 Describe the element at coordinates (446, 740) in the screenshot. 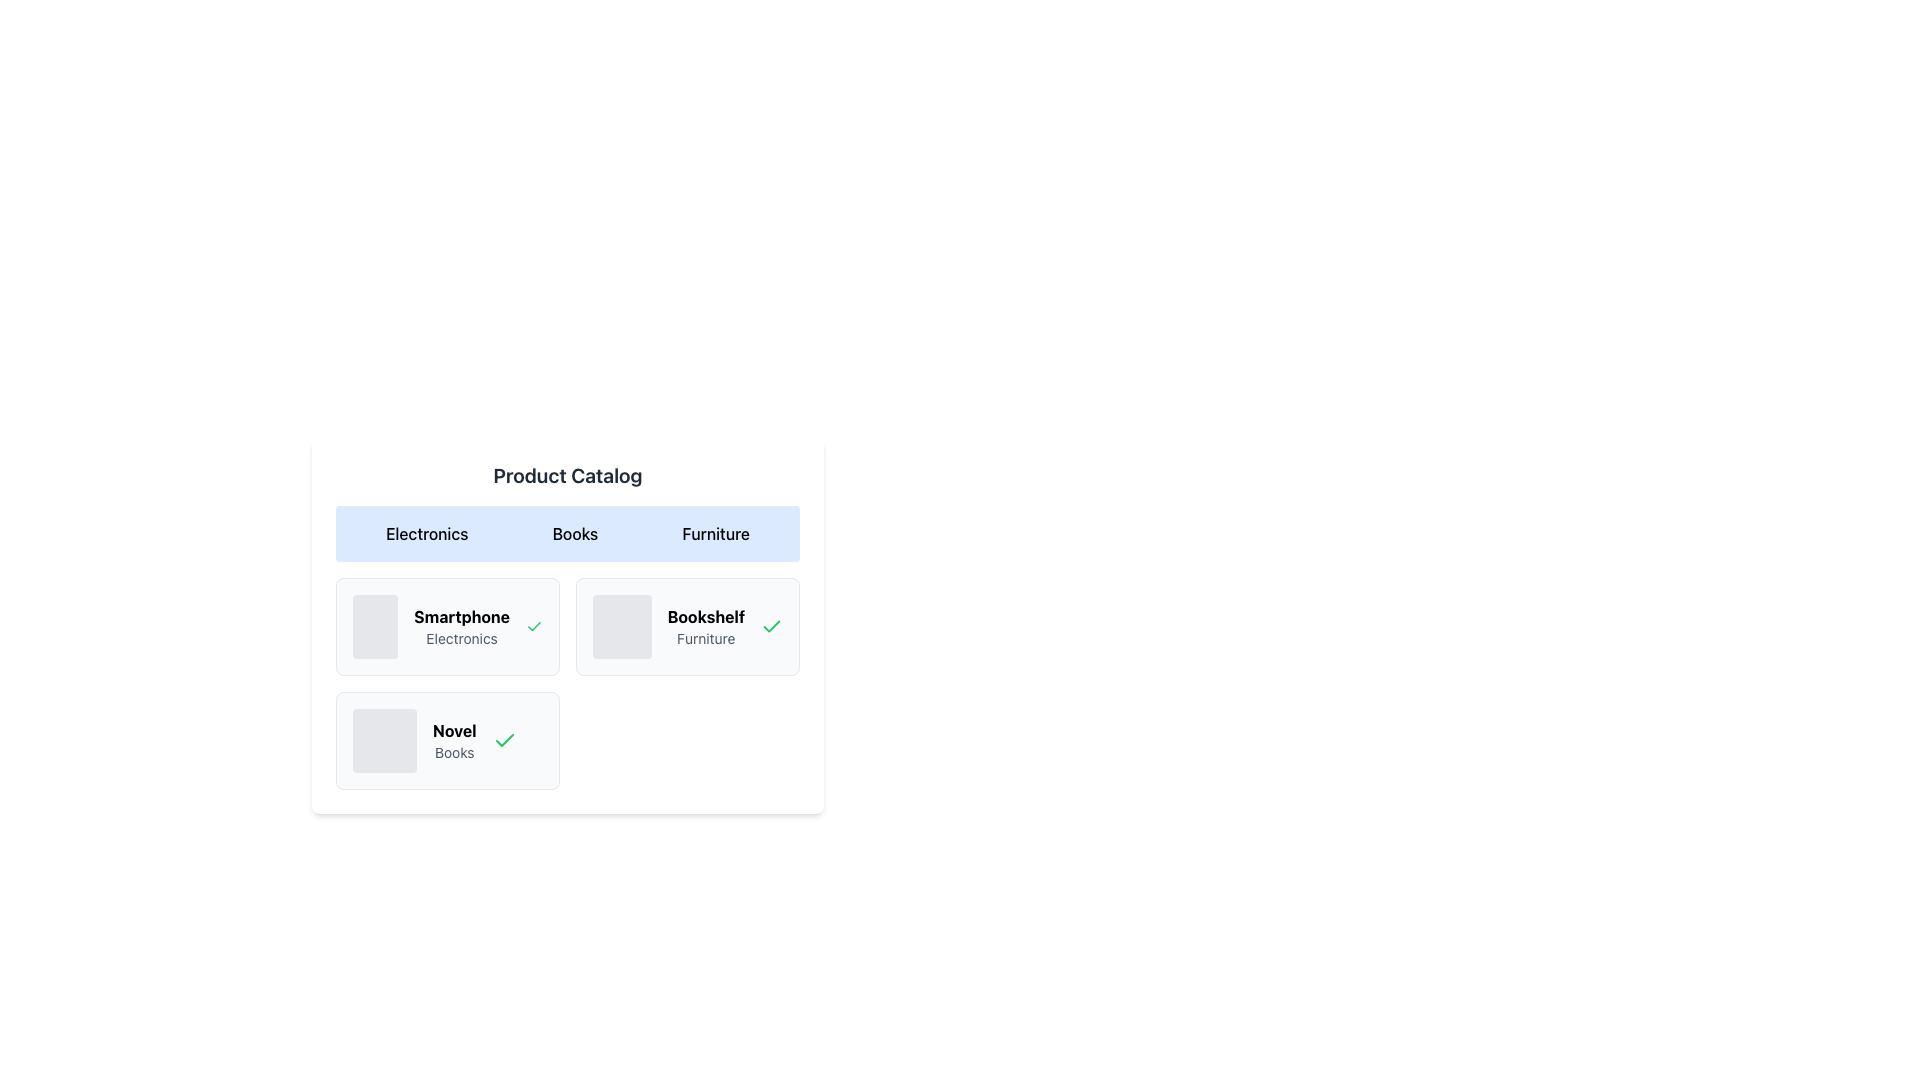

I see `the Interactive card representing the 'Novel Books' category in the bottom-left position of the grid layout within the 'Books' tab section` at that location.